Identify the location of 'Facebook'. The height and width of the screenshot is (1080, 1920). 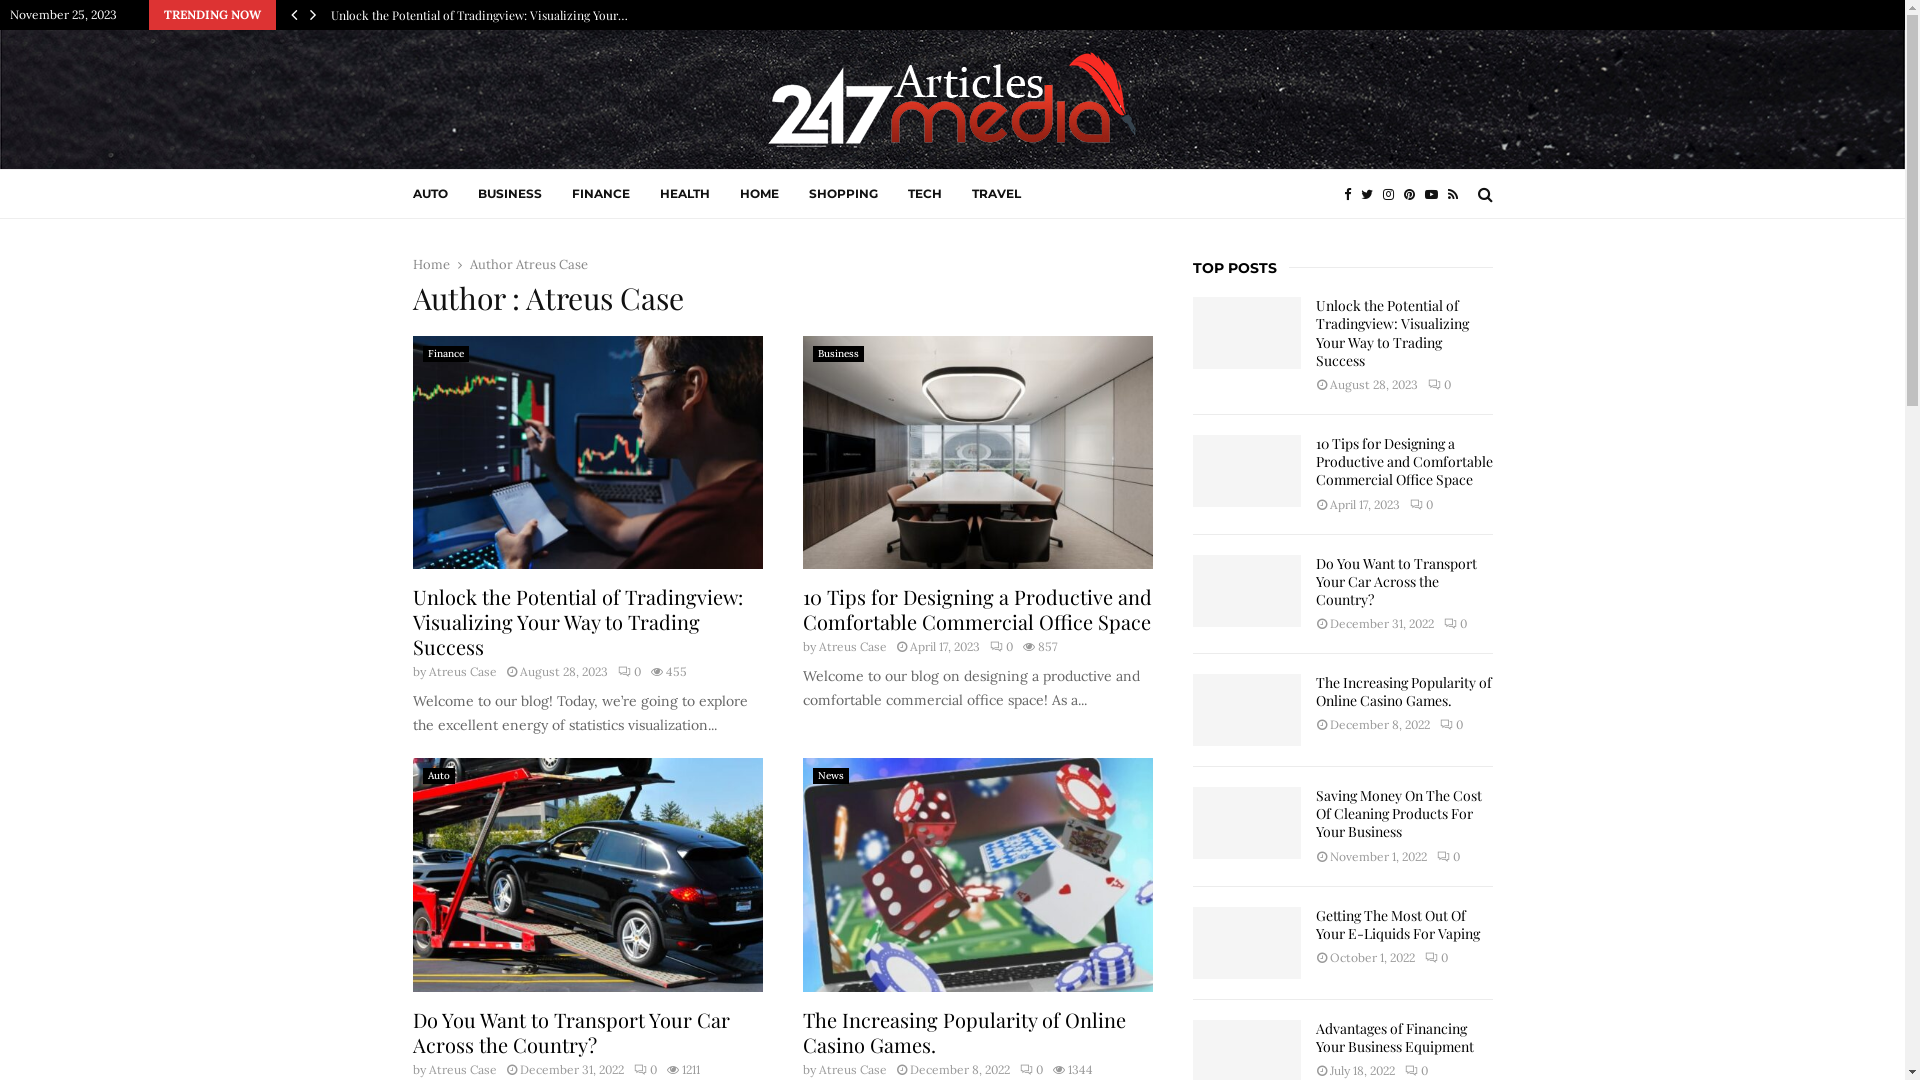
(1352, 194).